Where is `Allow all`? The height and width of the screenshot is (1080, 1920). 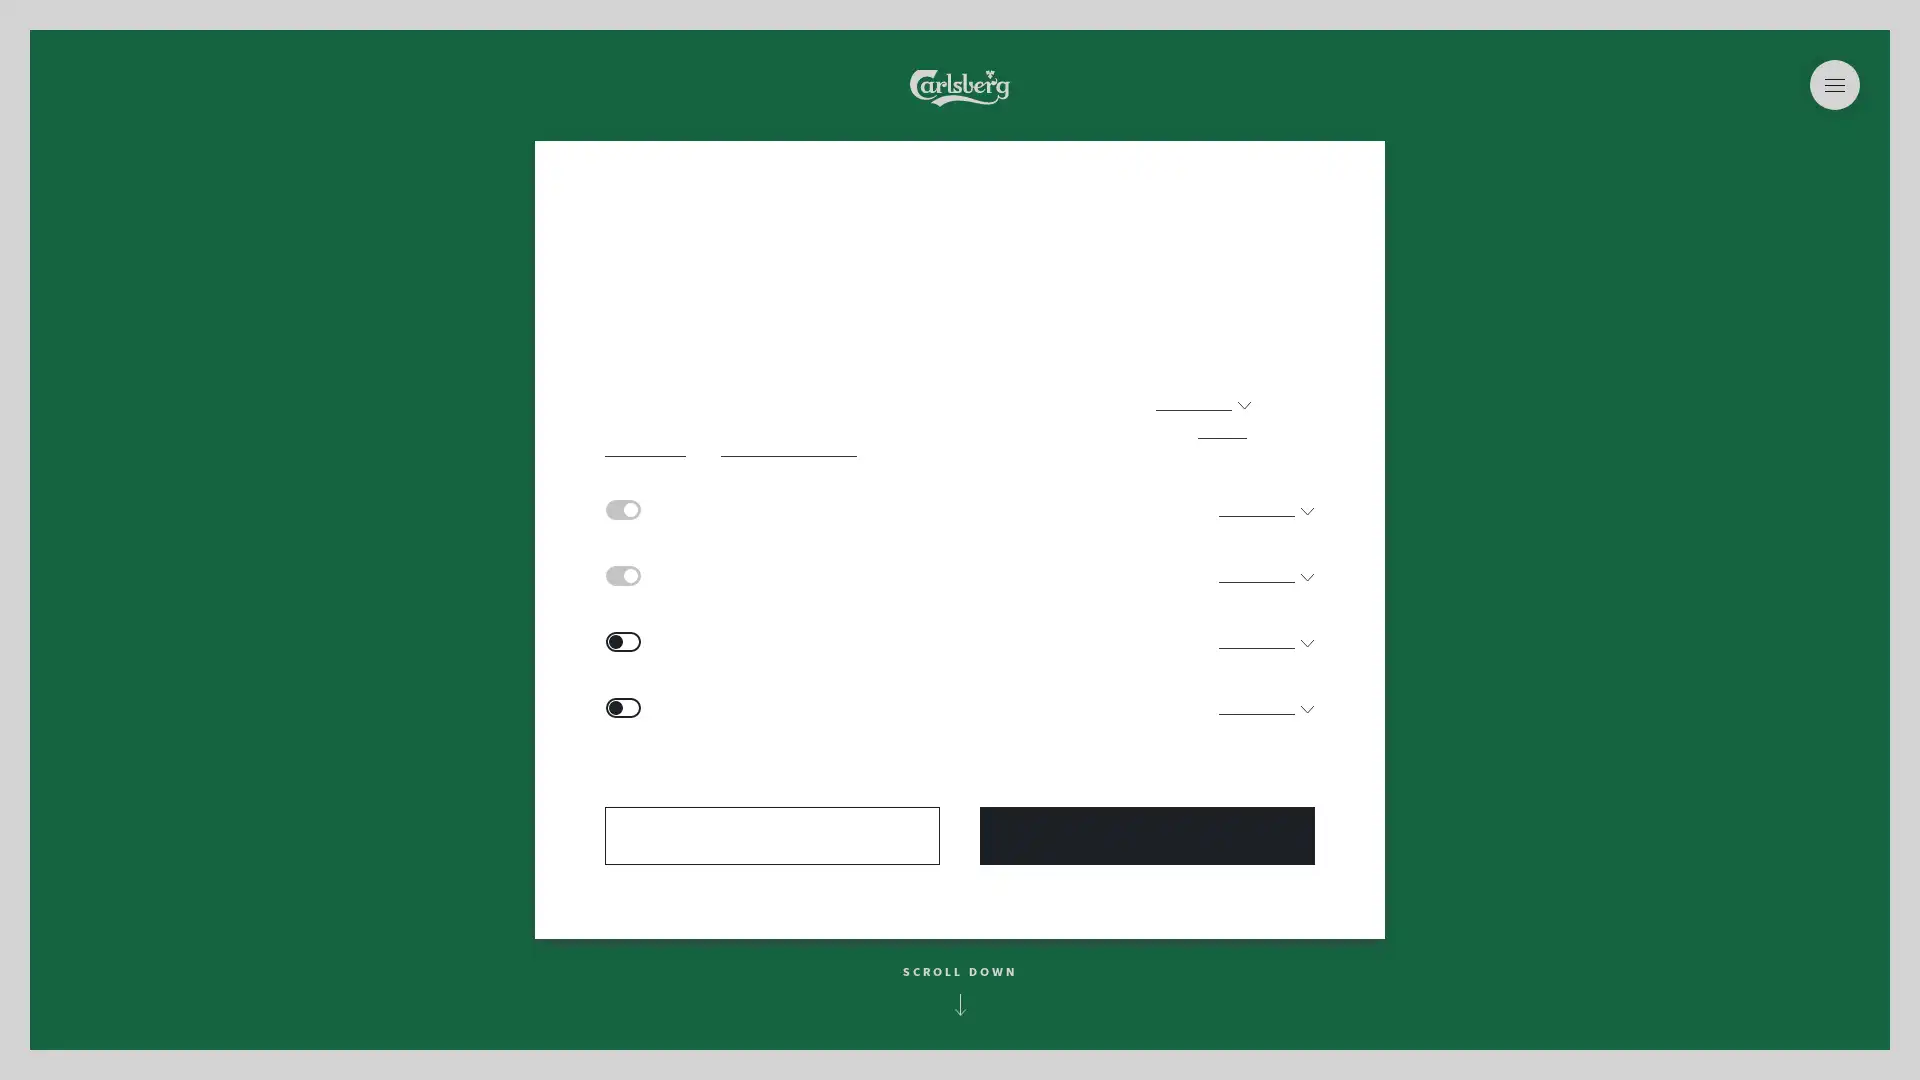
Allow all is located at coordinates (1147, 836).